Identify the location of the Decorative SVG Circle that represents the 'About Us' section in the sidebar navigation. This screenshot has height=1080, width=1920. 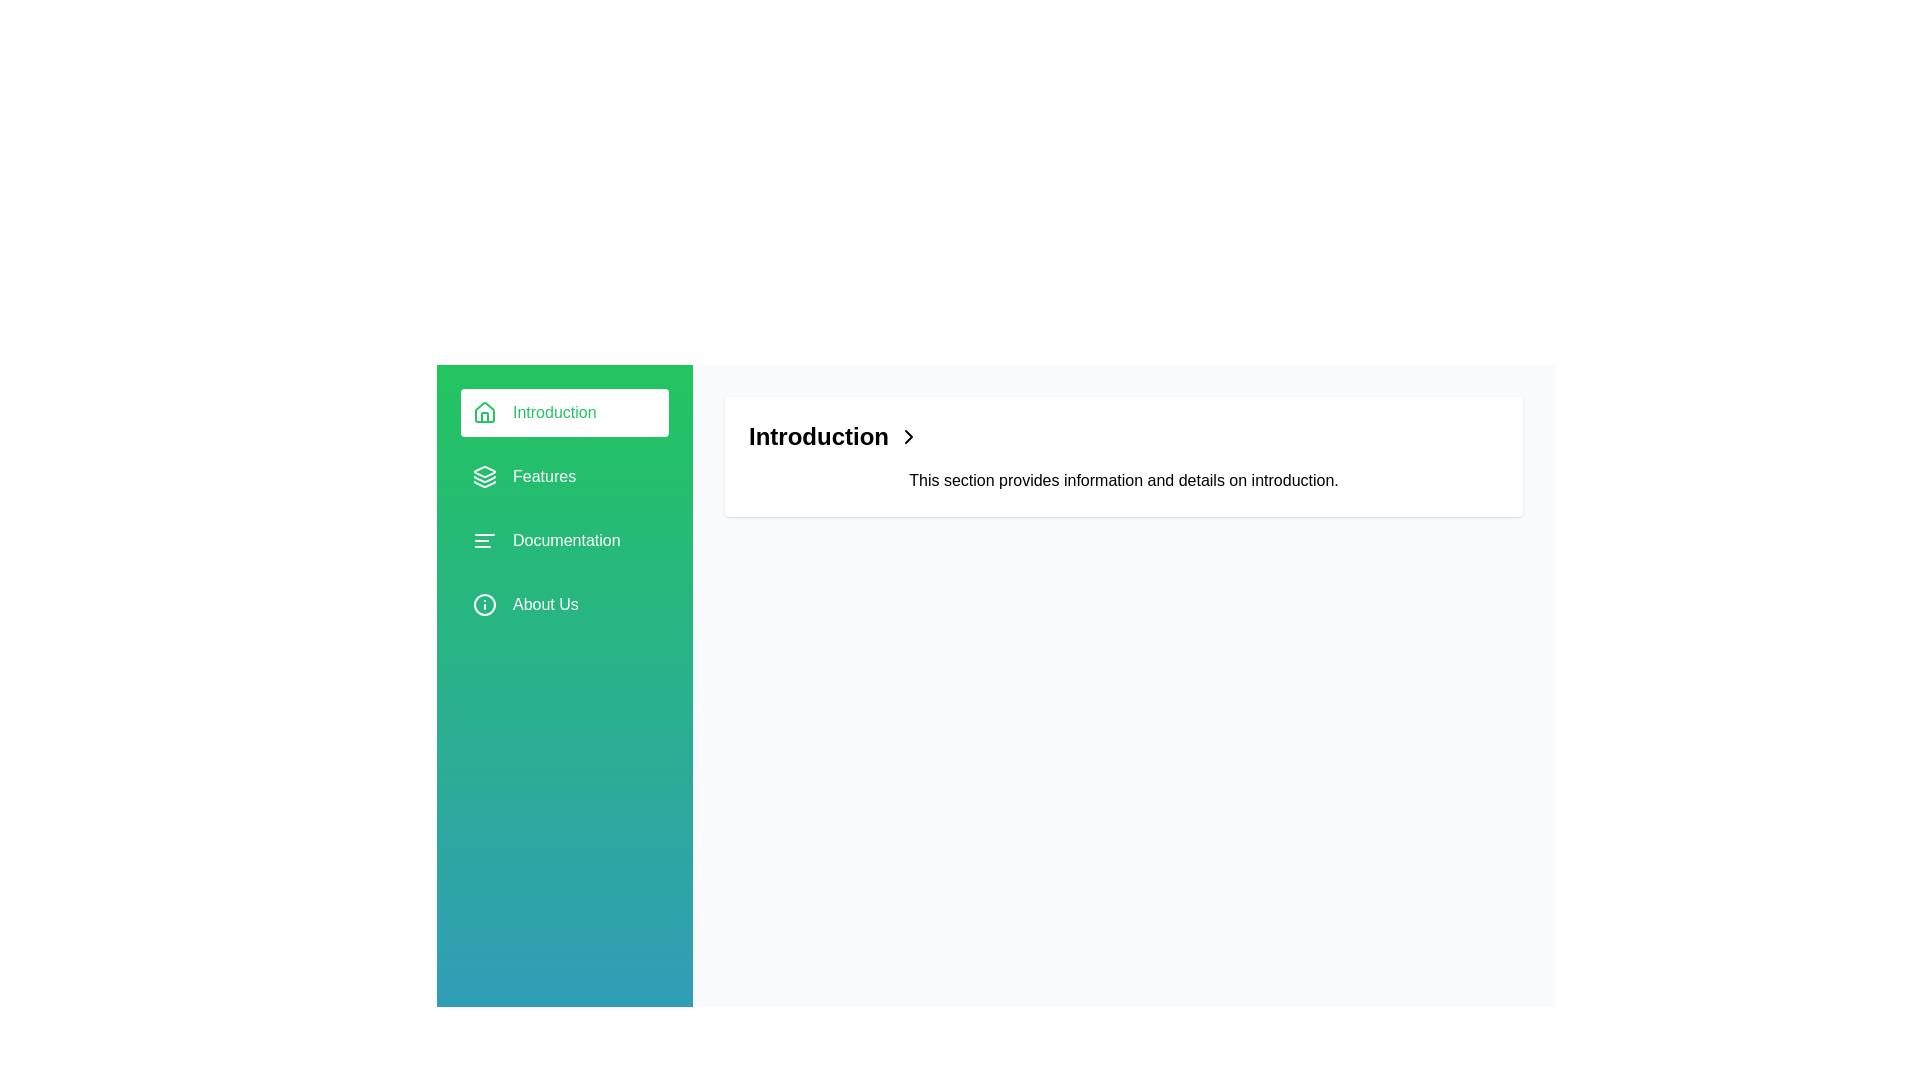
(484, 604).